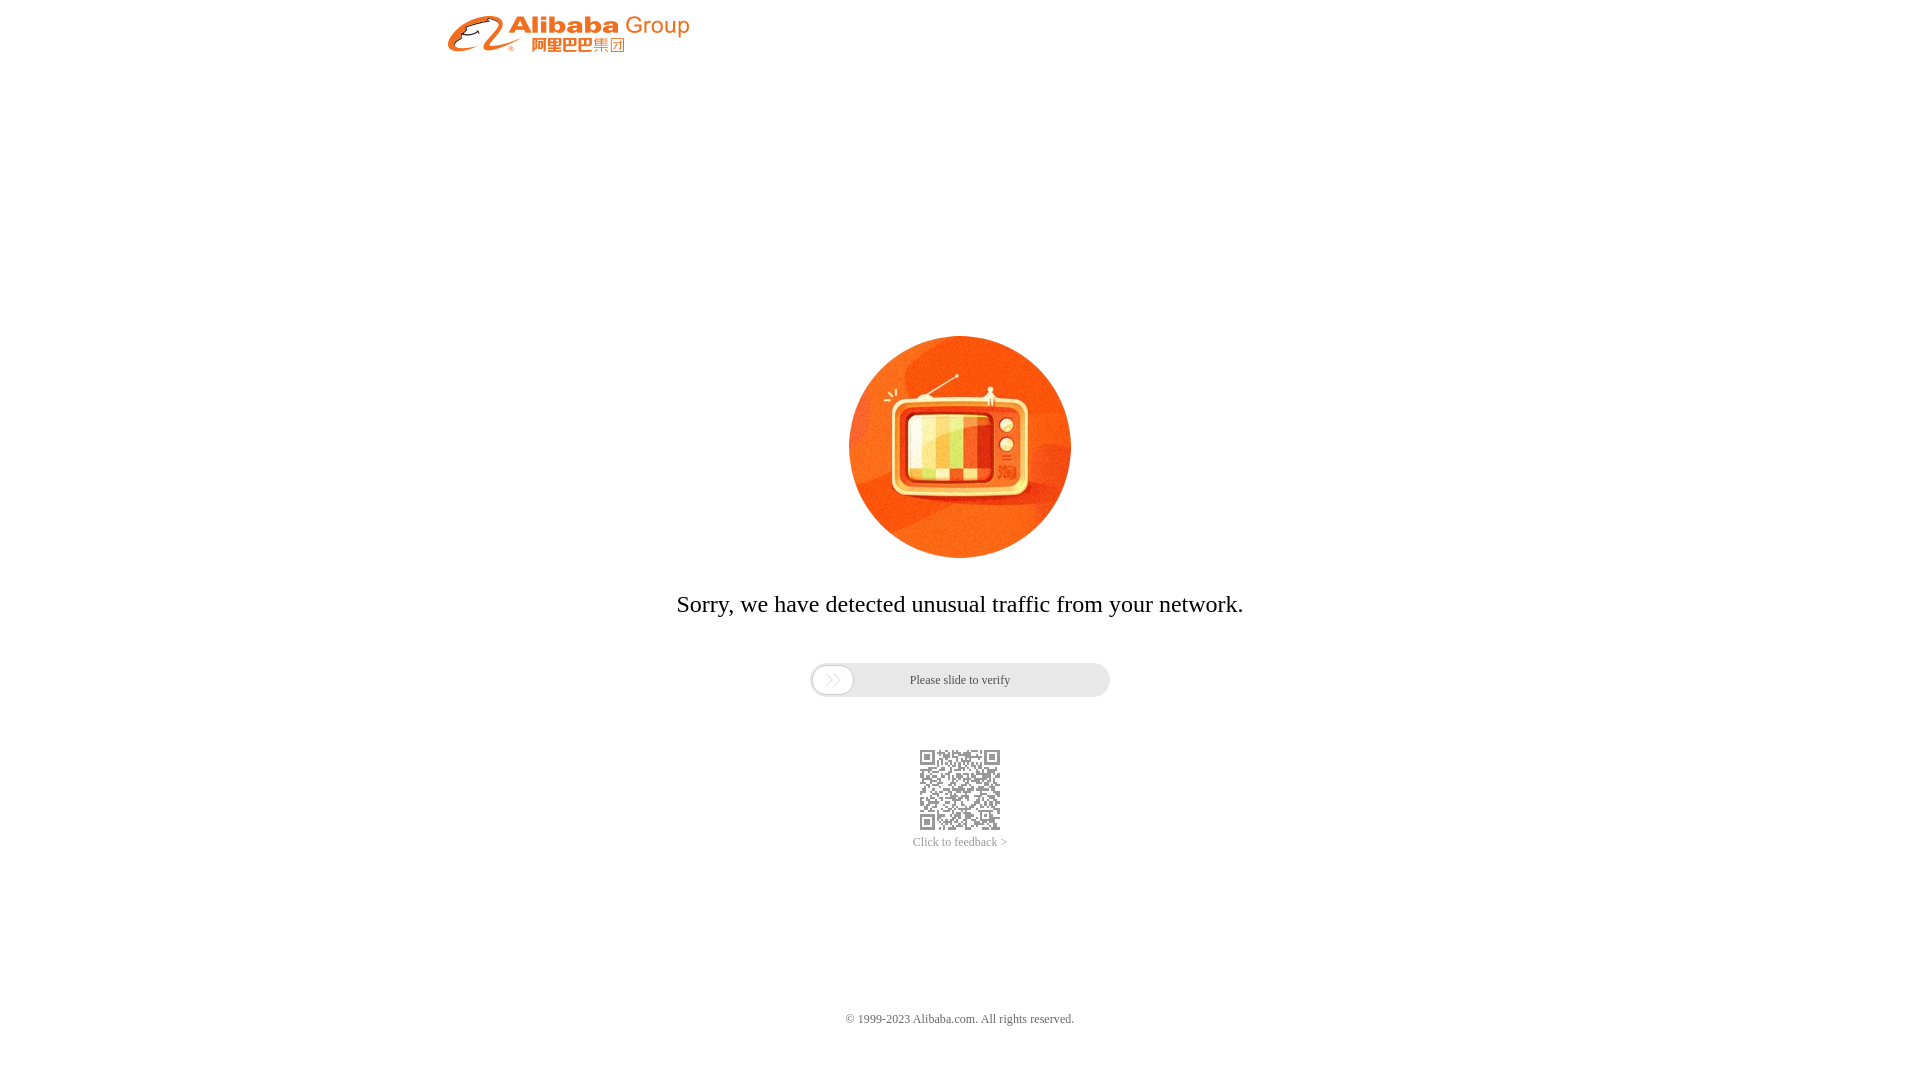 The height and width of the screenshot is (1080, 1920). Describe the element at coordinates (911, 842) in the screenshot. I see `'Click to feedback >'` at that location.